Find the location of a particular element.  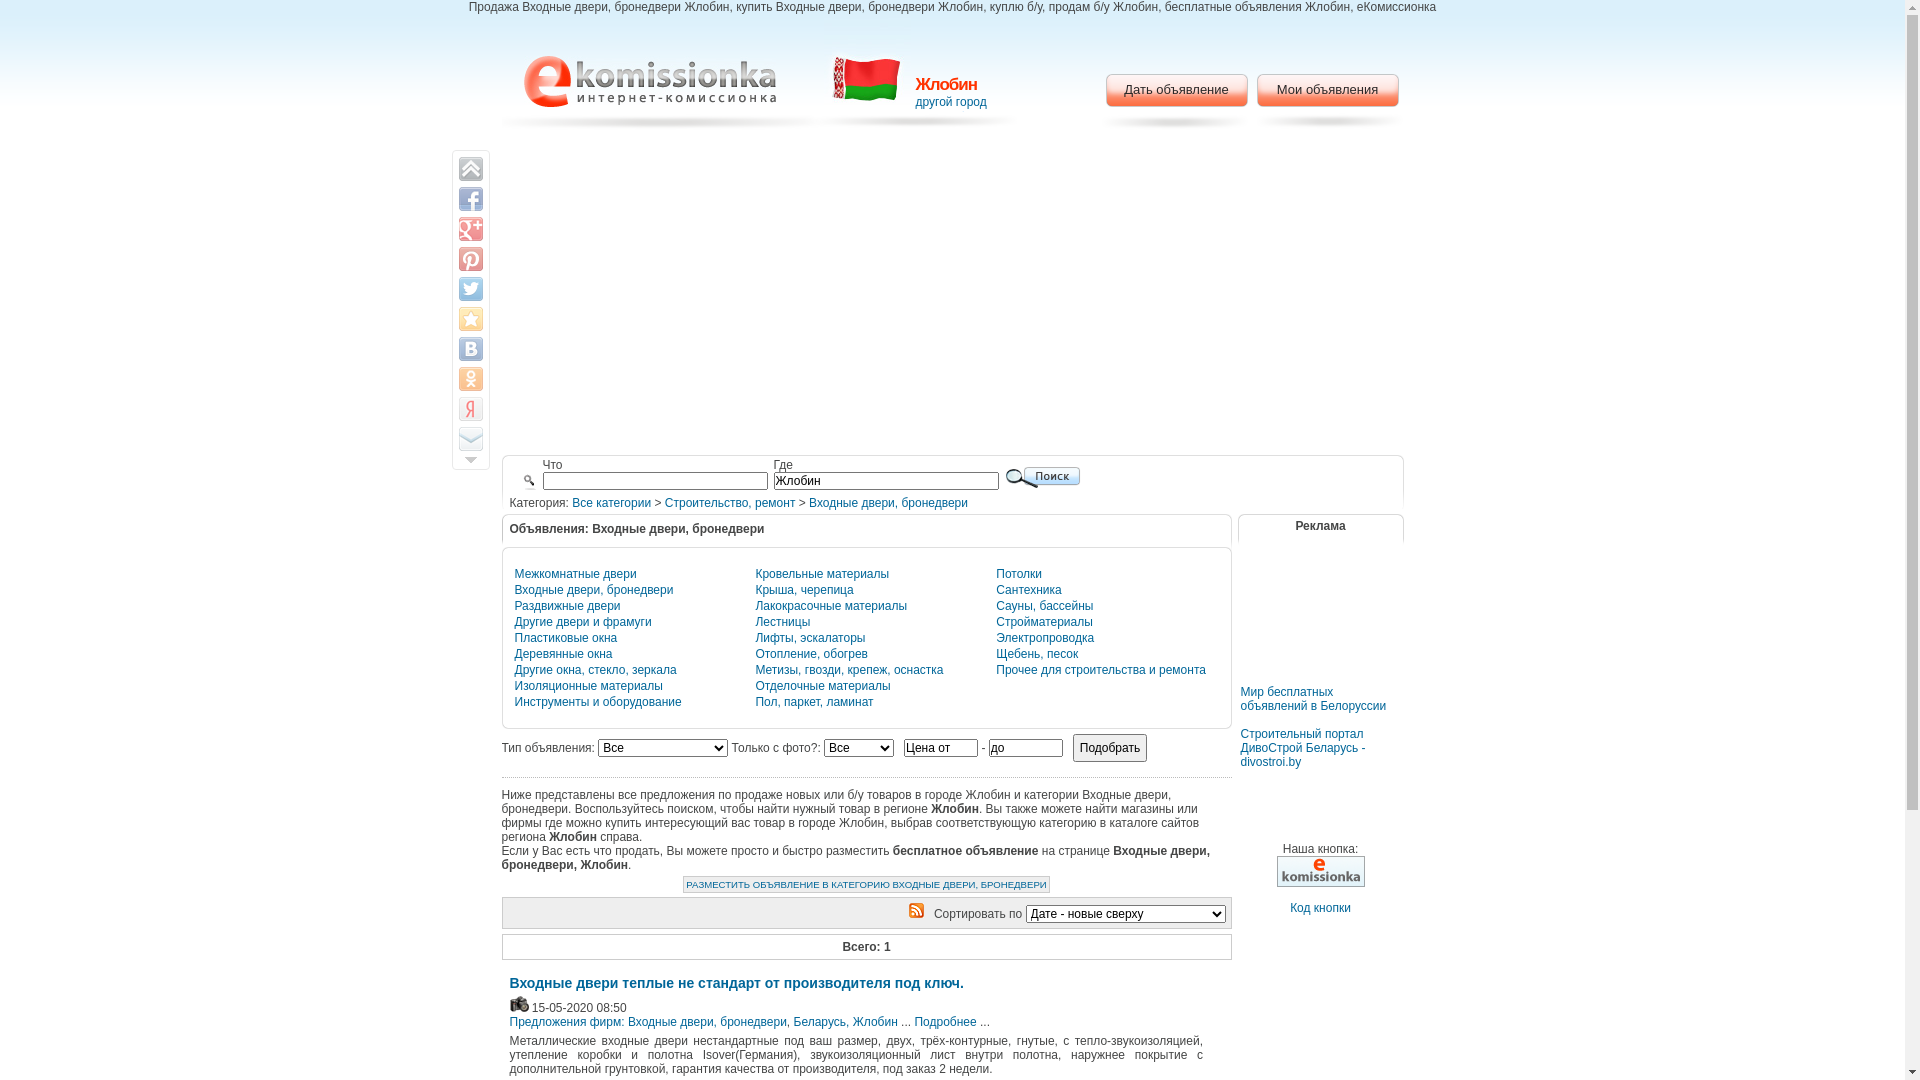

'Advertisement' is located at coordinates (523, 294).